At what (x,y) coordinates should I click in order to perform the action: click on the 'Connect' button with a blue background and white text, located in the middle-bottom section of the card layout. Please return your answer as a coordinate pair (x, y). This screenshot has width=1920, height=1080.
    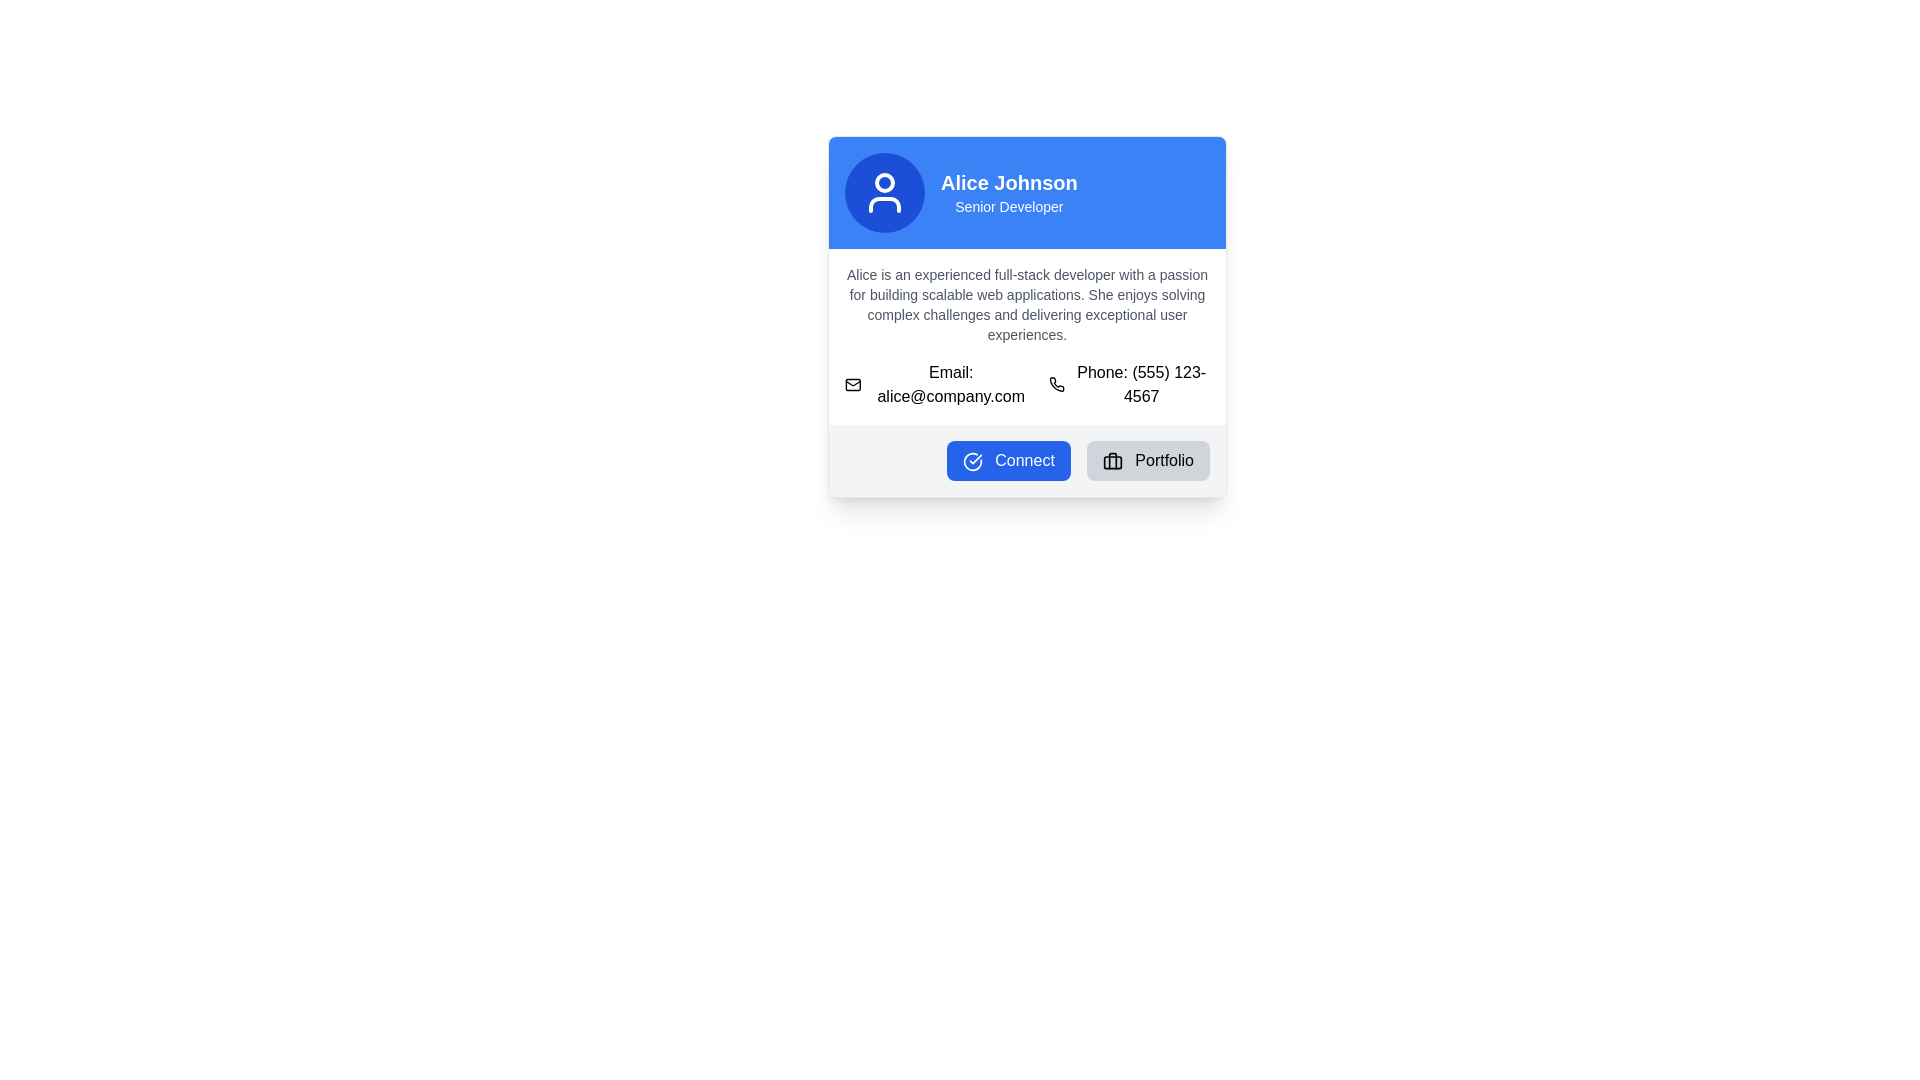
    Looking at the image, I should click on (1008, 461).